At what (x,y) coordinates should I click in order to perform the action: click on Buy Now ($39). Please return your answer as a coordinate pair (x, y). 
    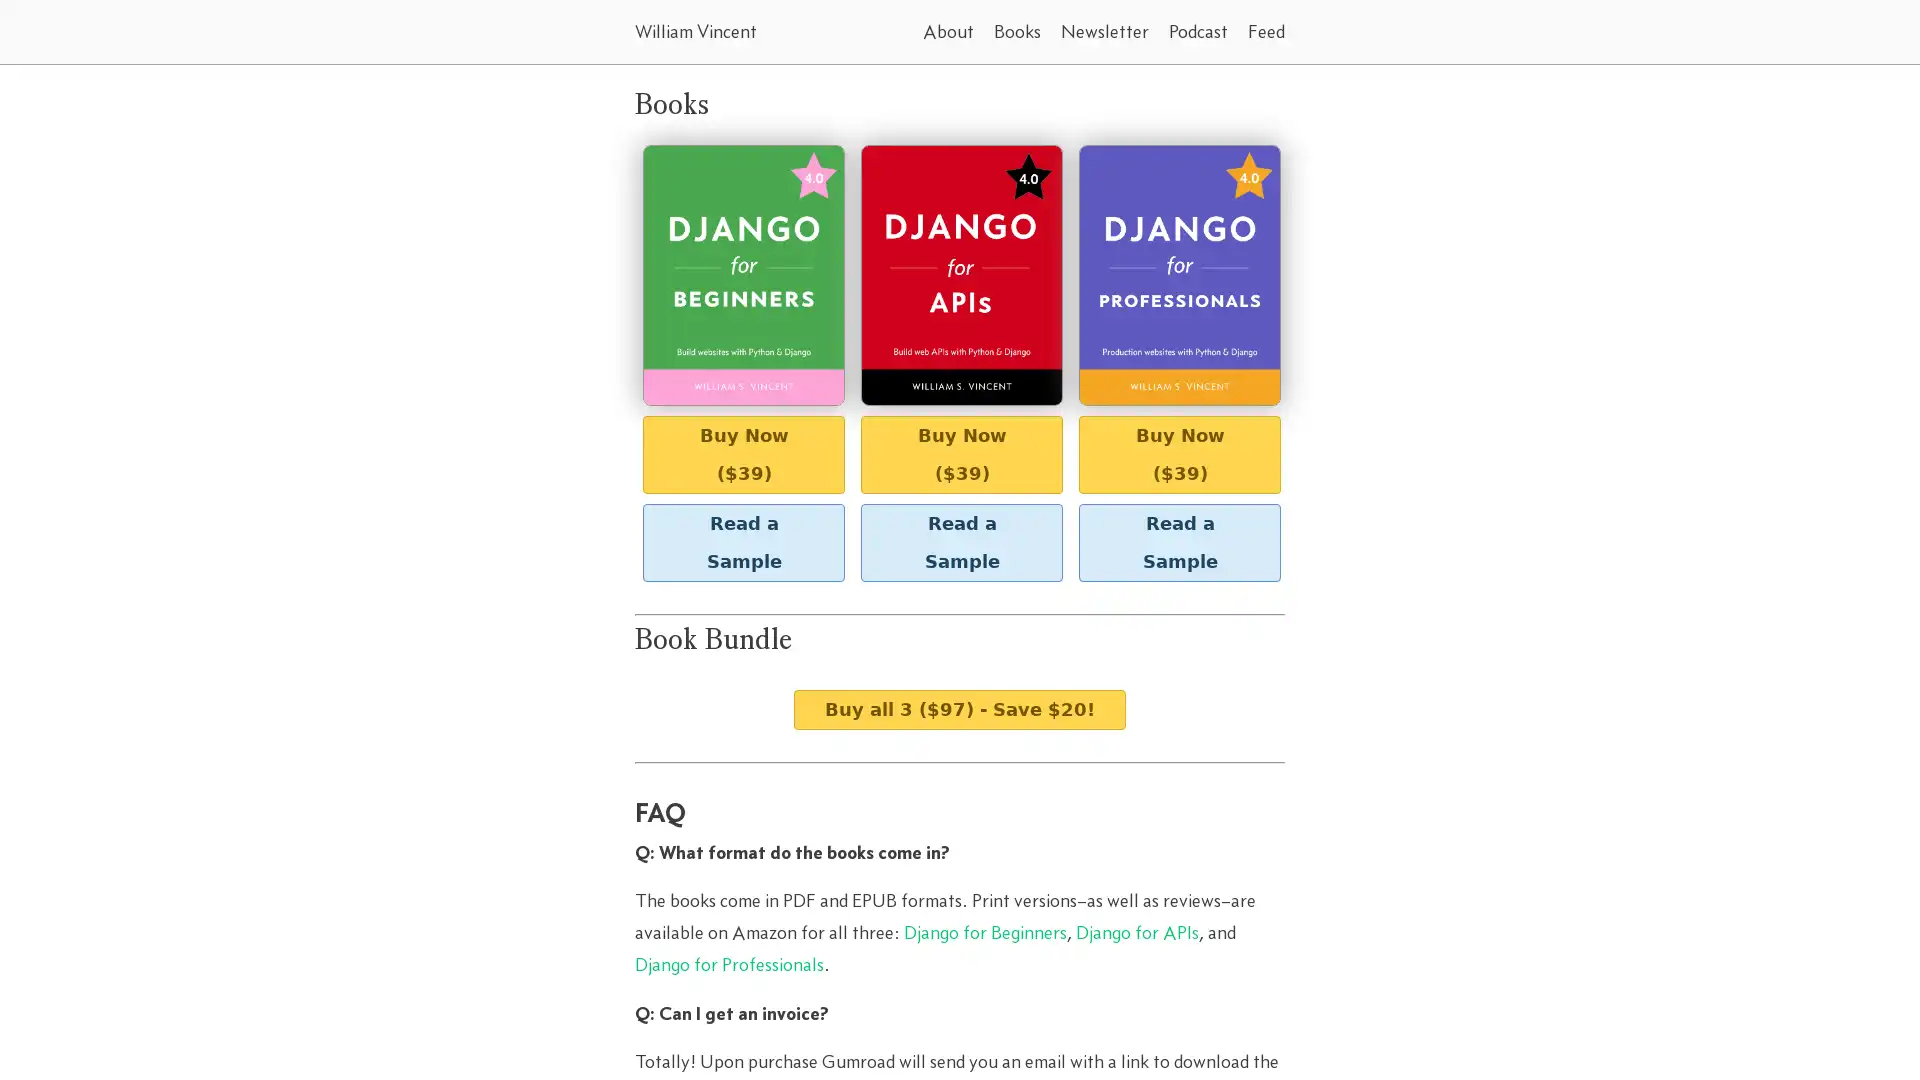
    Looking at the image, I should click on (743, 454).